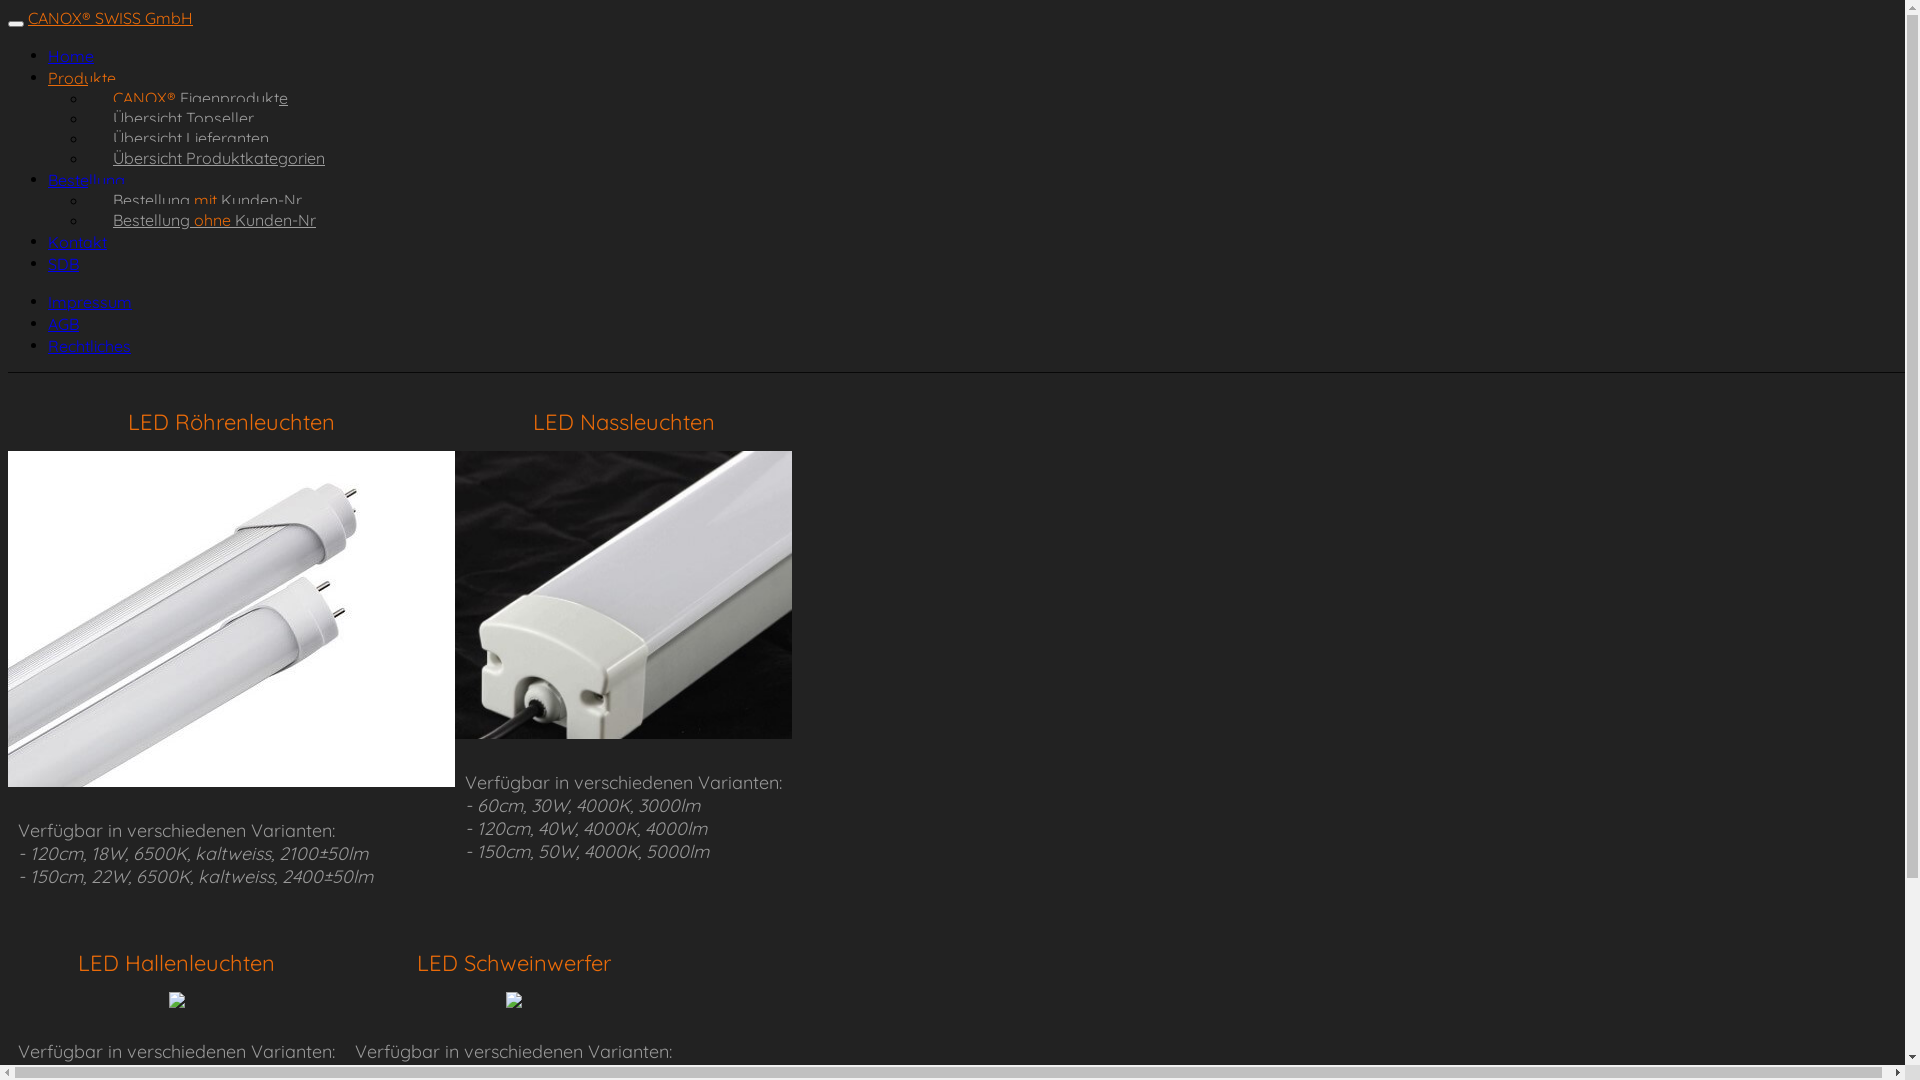 Image resolution: width=1920 pixels, height=1080 pixels. I want to click on 'Impressum', so click(89, 301).